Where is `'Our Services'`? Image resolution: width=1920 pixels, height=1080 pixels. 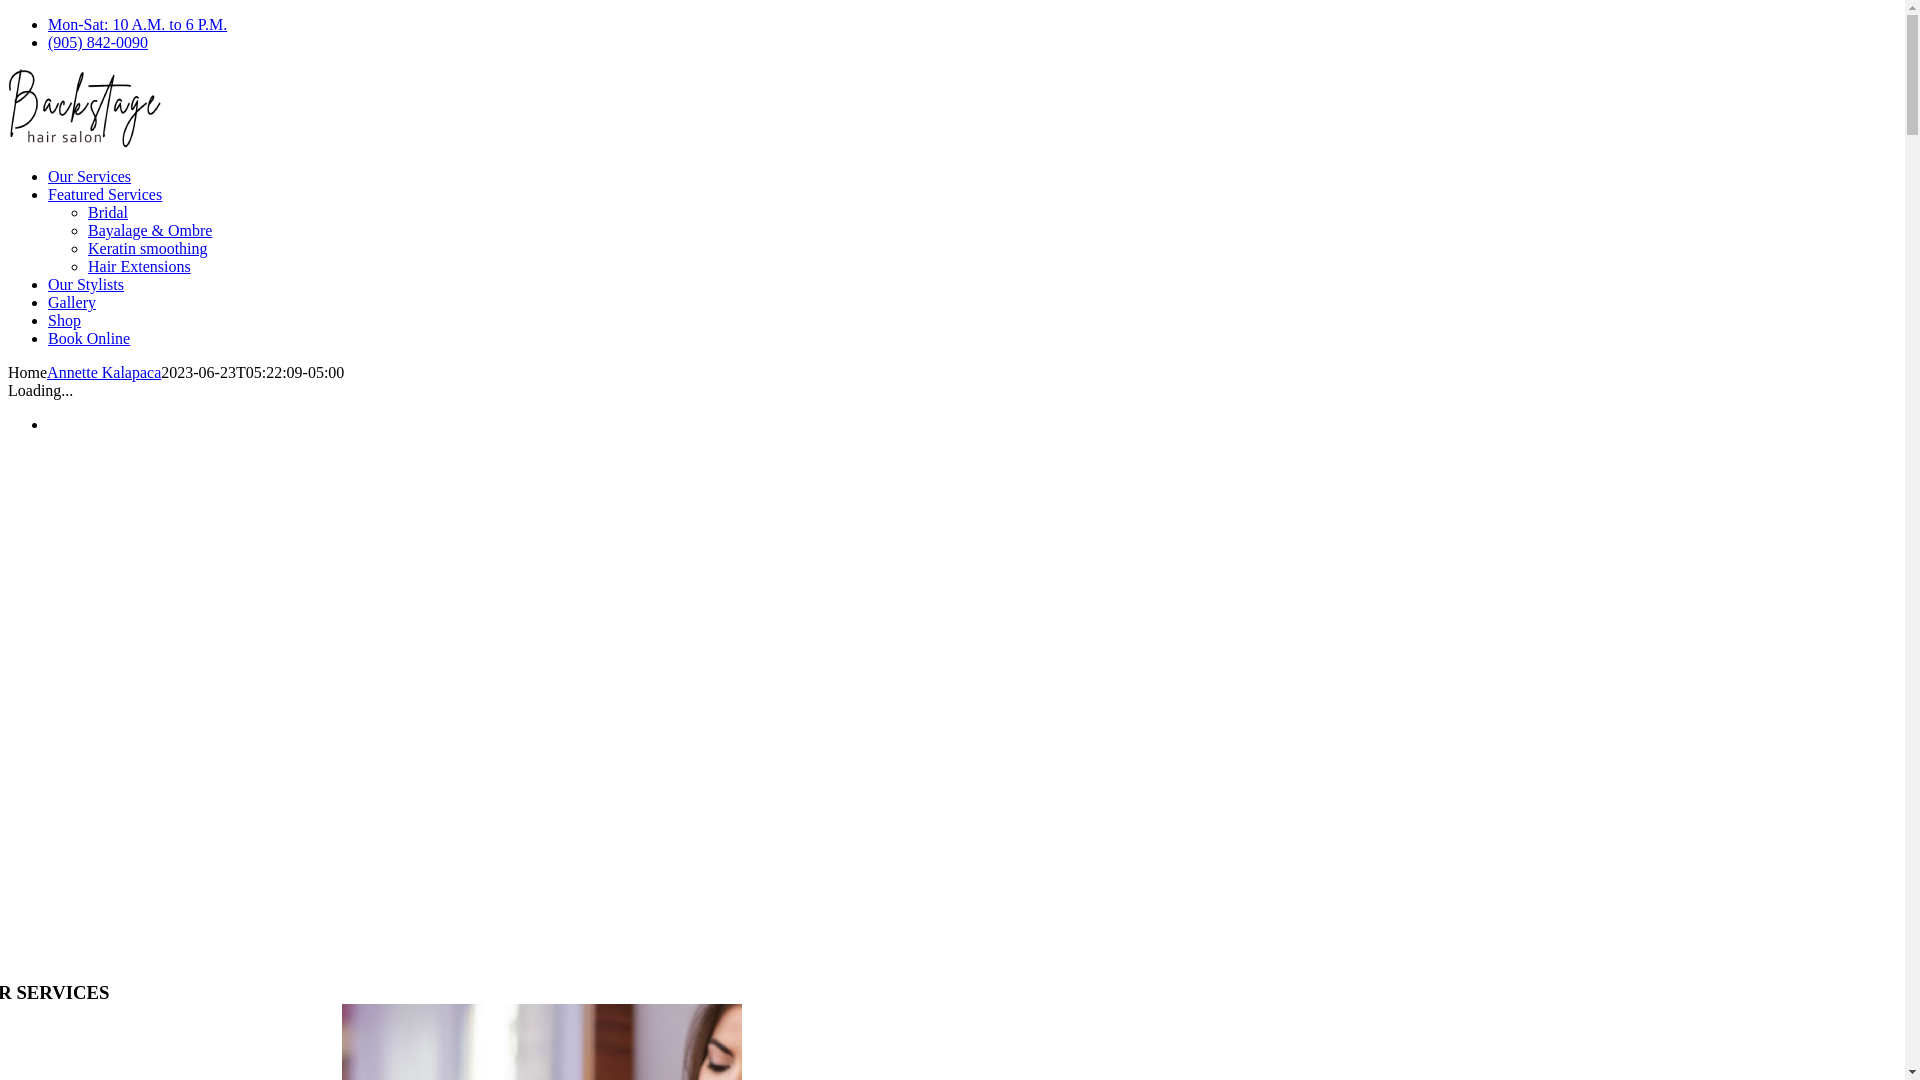 'Our Services' is located at coordinates (48, 175).